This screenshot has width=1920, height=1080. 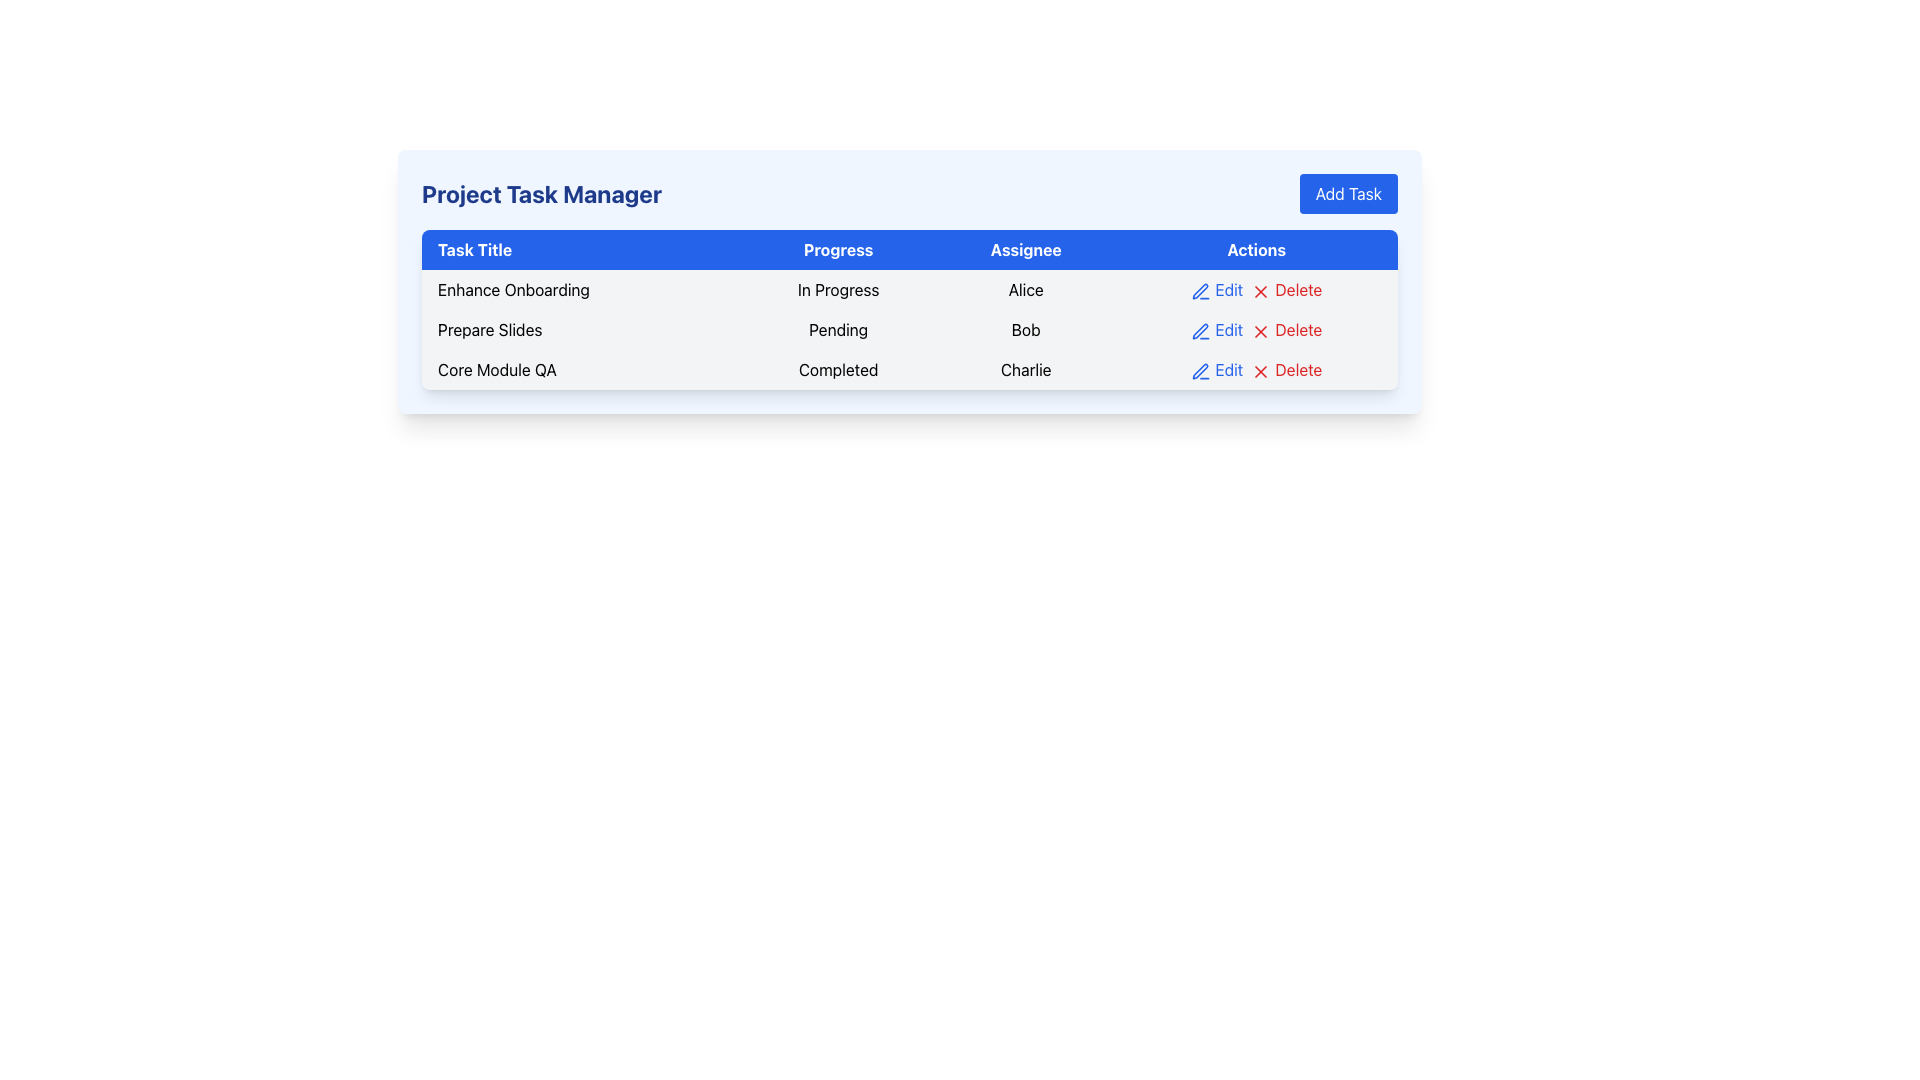 What do you see at coordinates (1026, 370) in the screenshot?
I see `the text label for the assignee in the third row of the table under the 'Assignee' column, which identifies the assignee for the 'Core Module QA' task` at bounding box center [1026, 370].